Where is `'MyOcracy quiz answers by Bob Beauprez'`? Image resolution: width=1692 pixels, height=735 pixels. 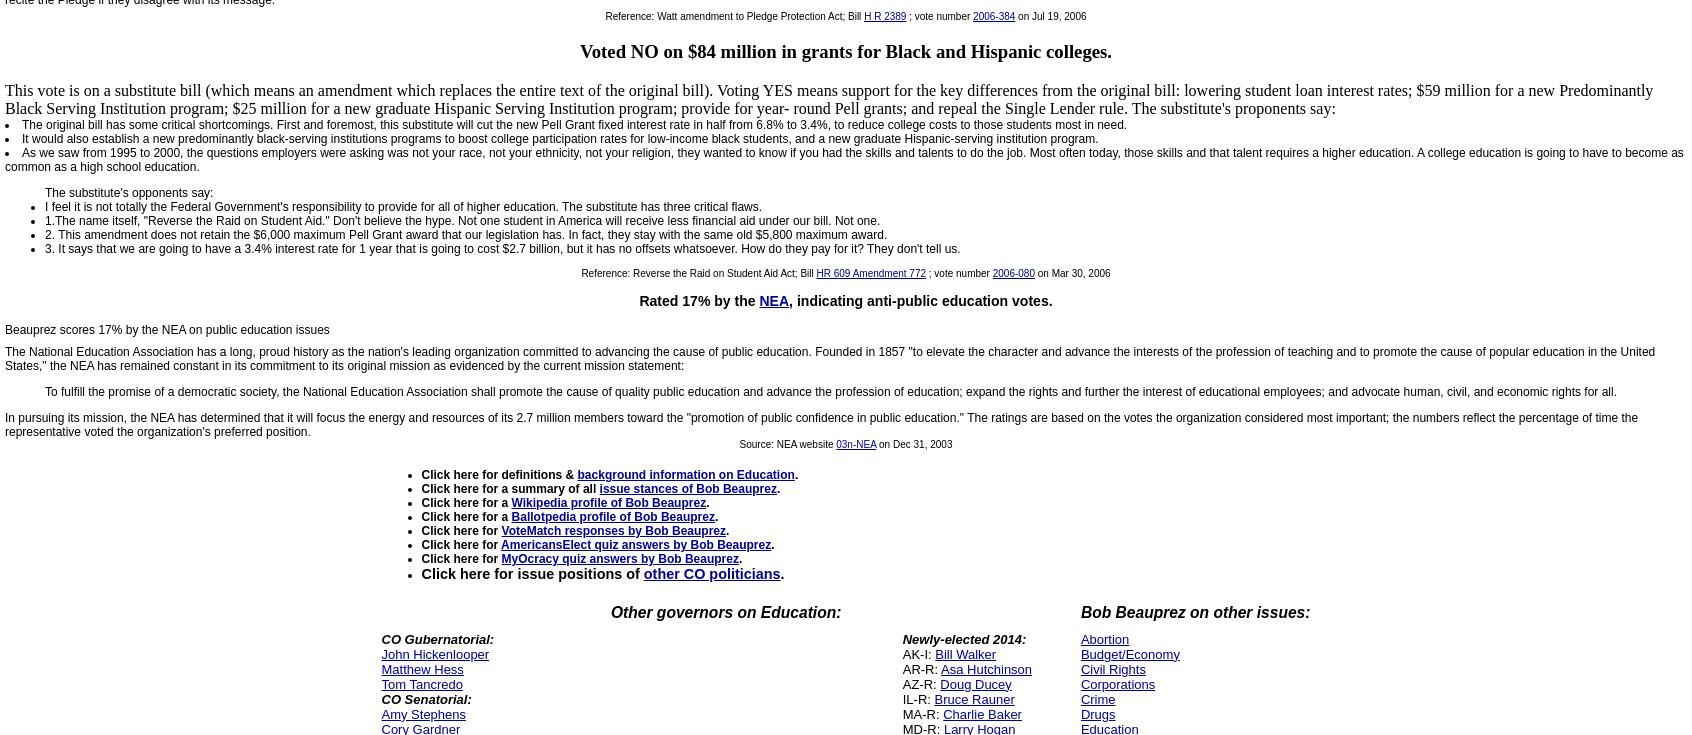 'MyOcracy quiz answers by Bob Beauprez' is located at coordinates (618, 557).